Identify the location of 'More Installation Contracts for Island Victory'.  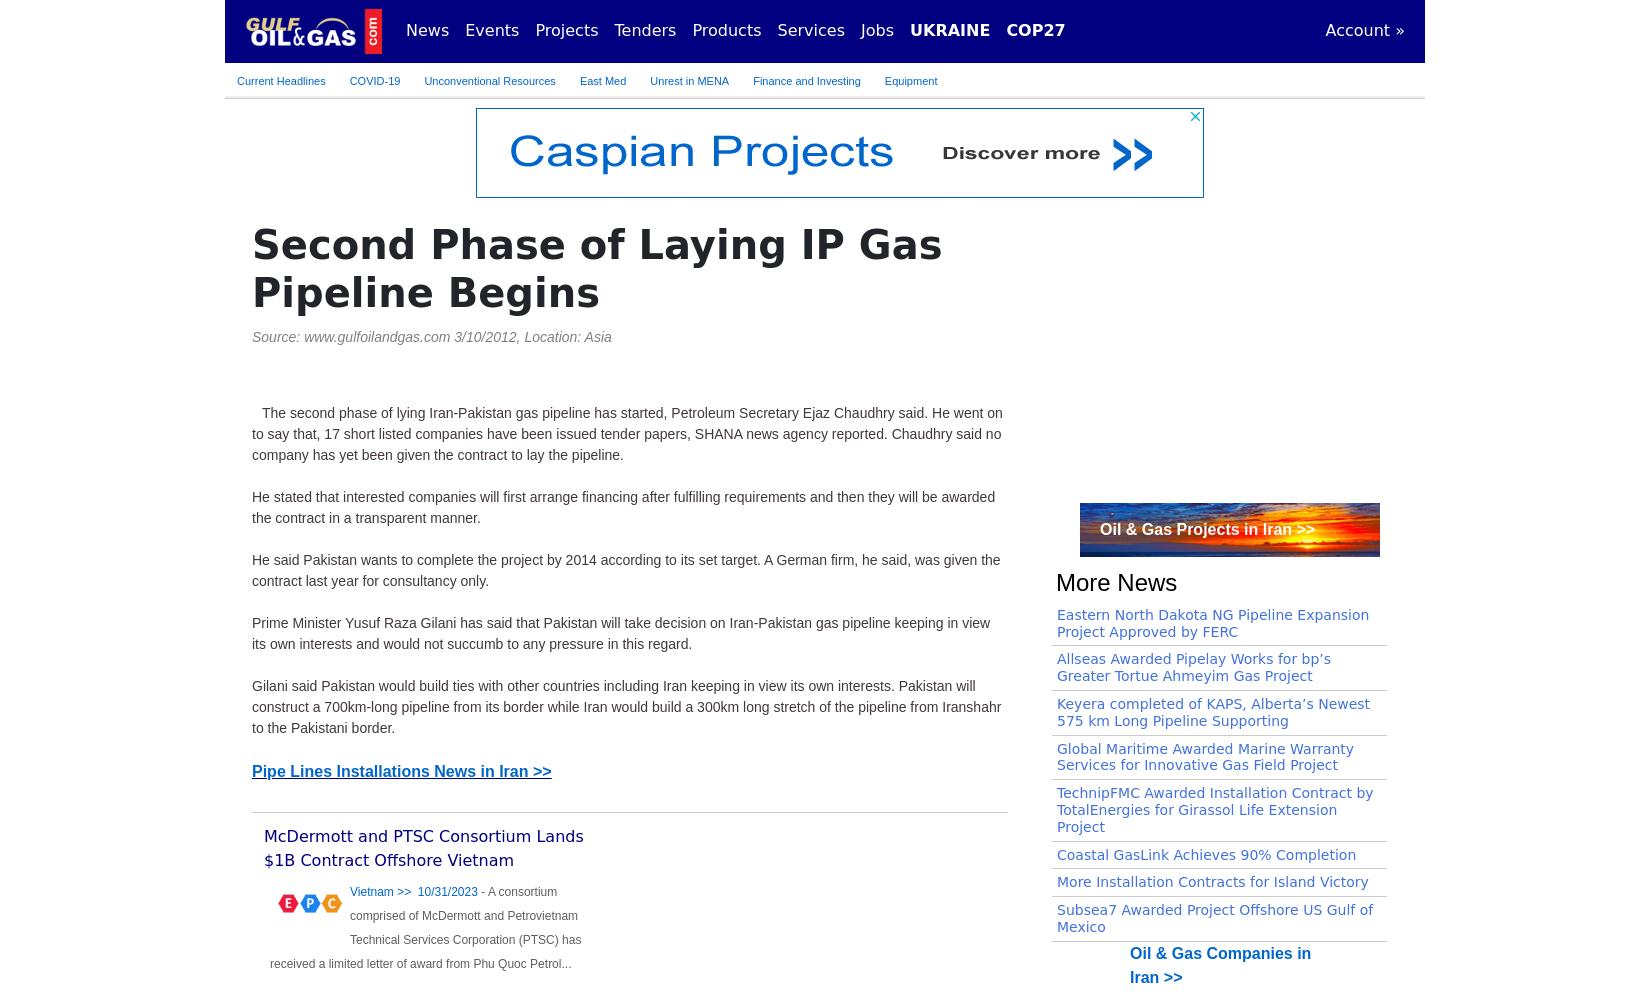
(1212, 882).